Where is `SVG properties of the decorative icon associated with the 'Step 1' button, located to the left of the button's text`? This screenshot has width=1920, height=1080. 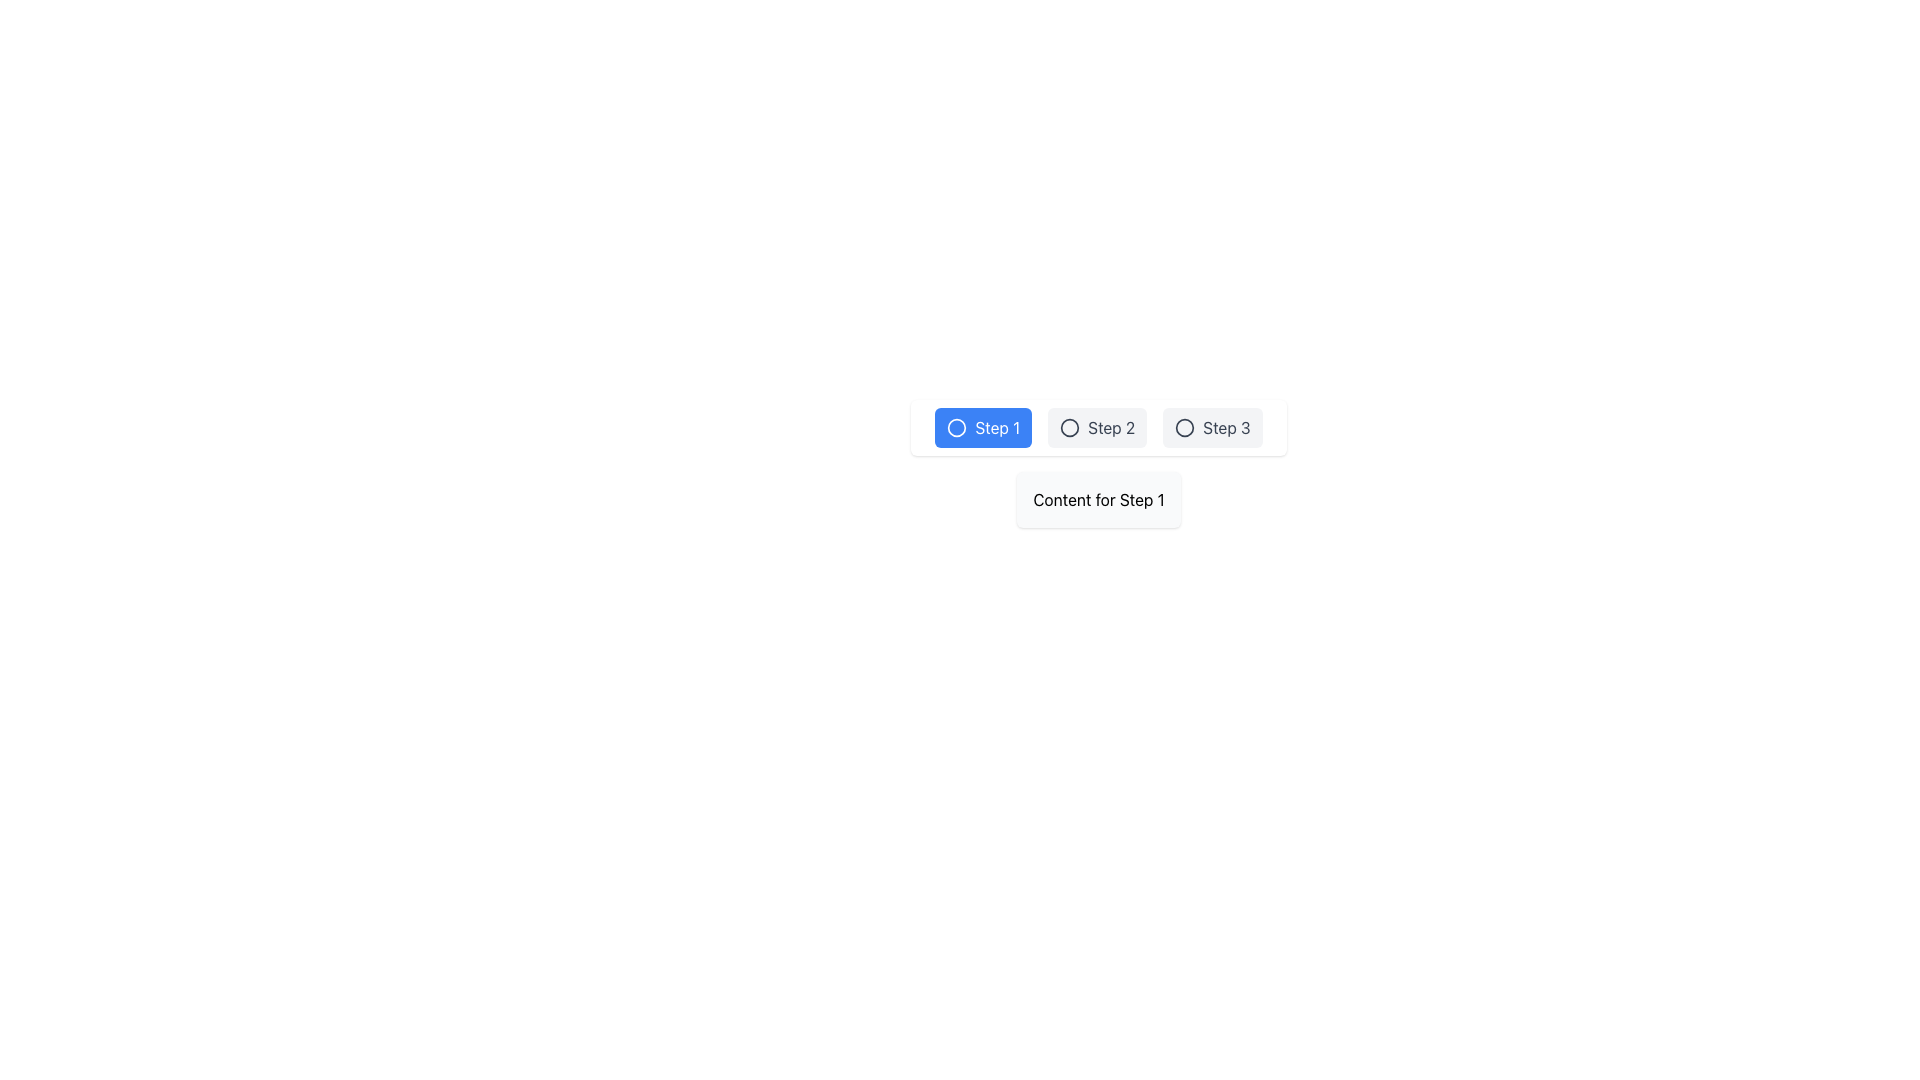 SVG properties of the decorative icon associated with the 'Step 1' button, located to the left of the button's text is located at coordinates (956, 427).